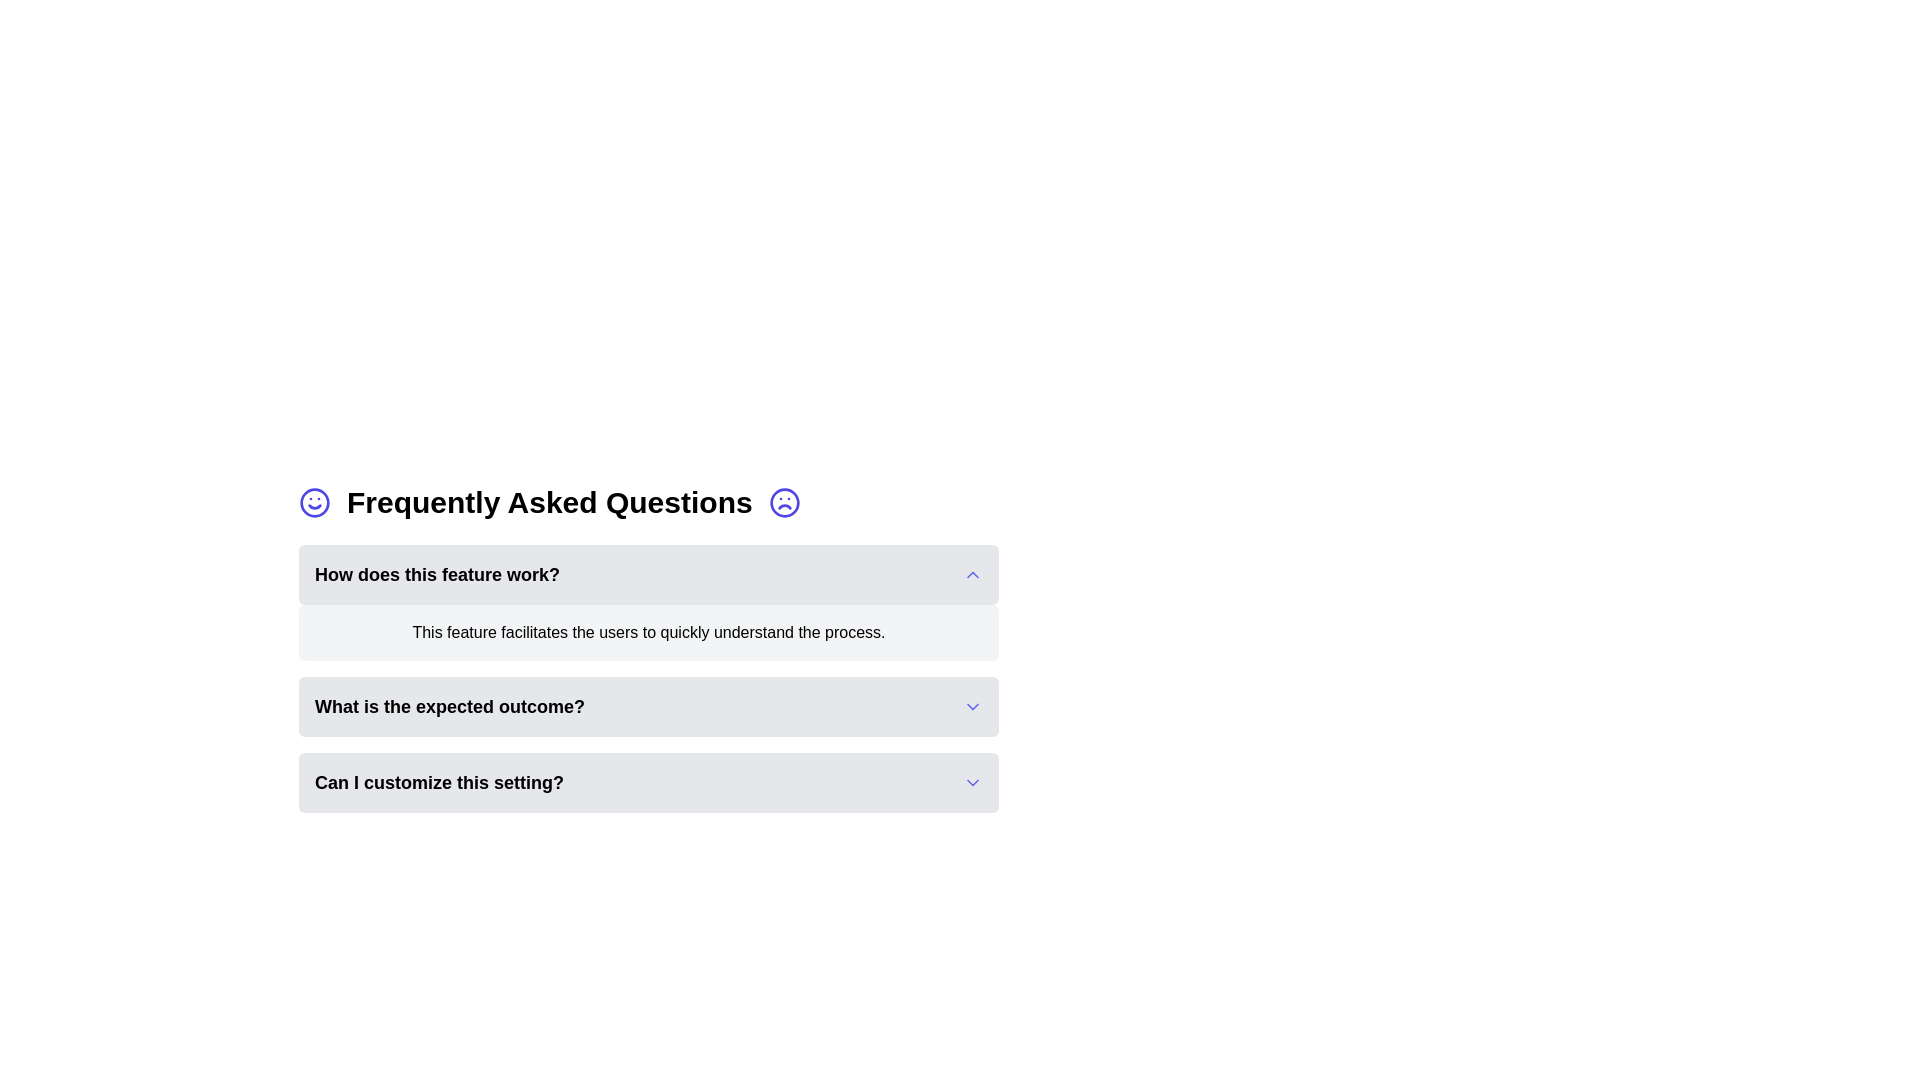 The width and height of the screenshot is (1920, 1080). I want to click on the circular emoji-like icon with a smiling face, which is indigo blue and located to the left of the 'Frequently Asked Questions' title text, so click(314, 501).